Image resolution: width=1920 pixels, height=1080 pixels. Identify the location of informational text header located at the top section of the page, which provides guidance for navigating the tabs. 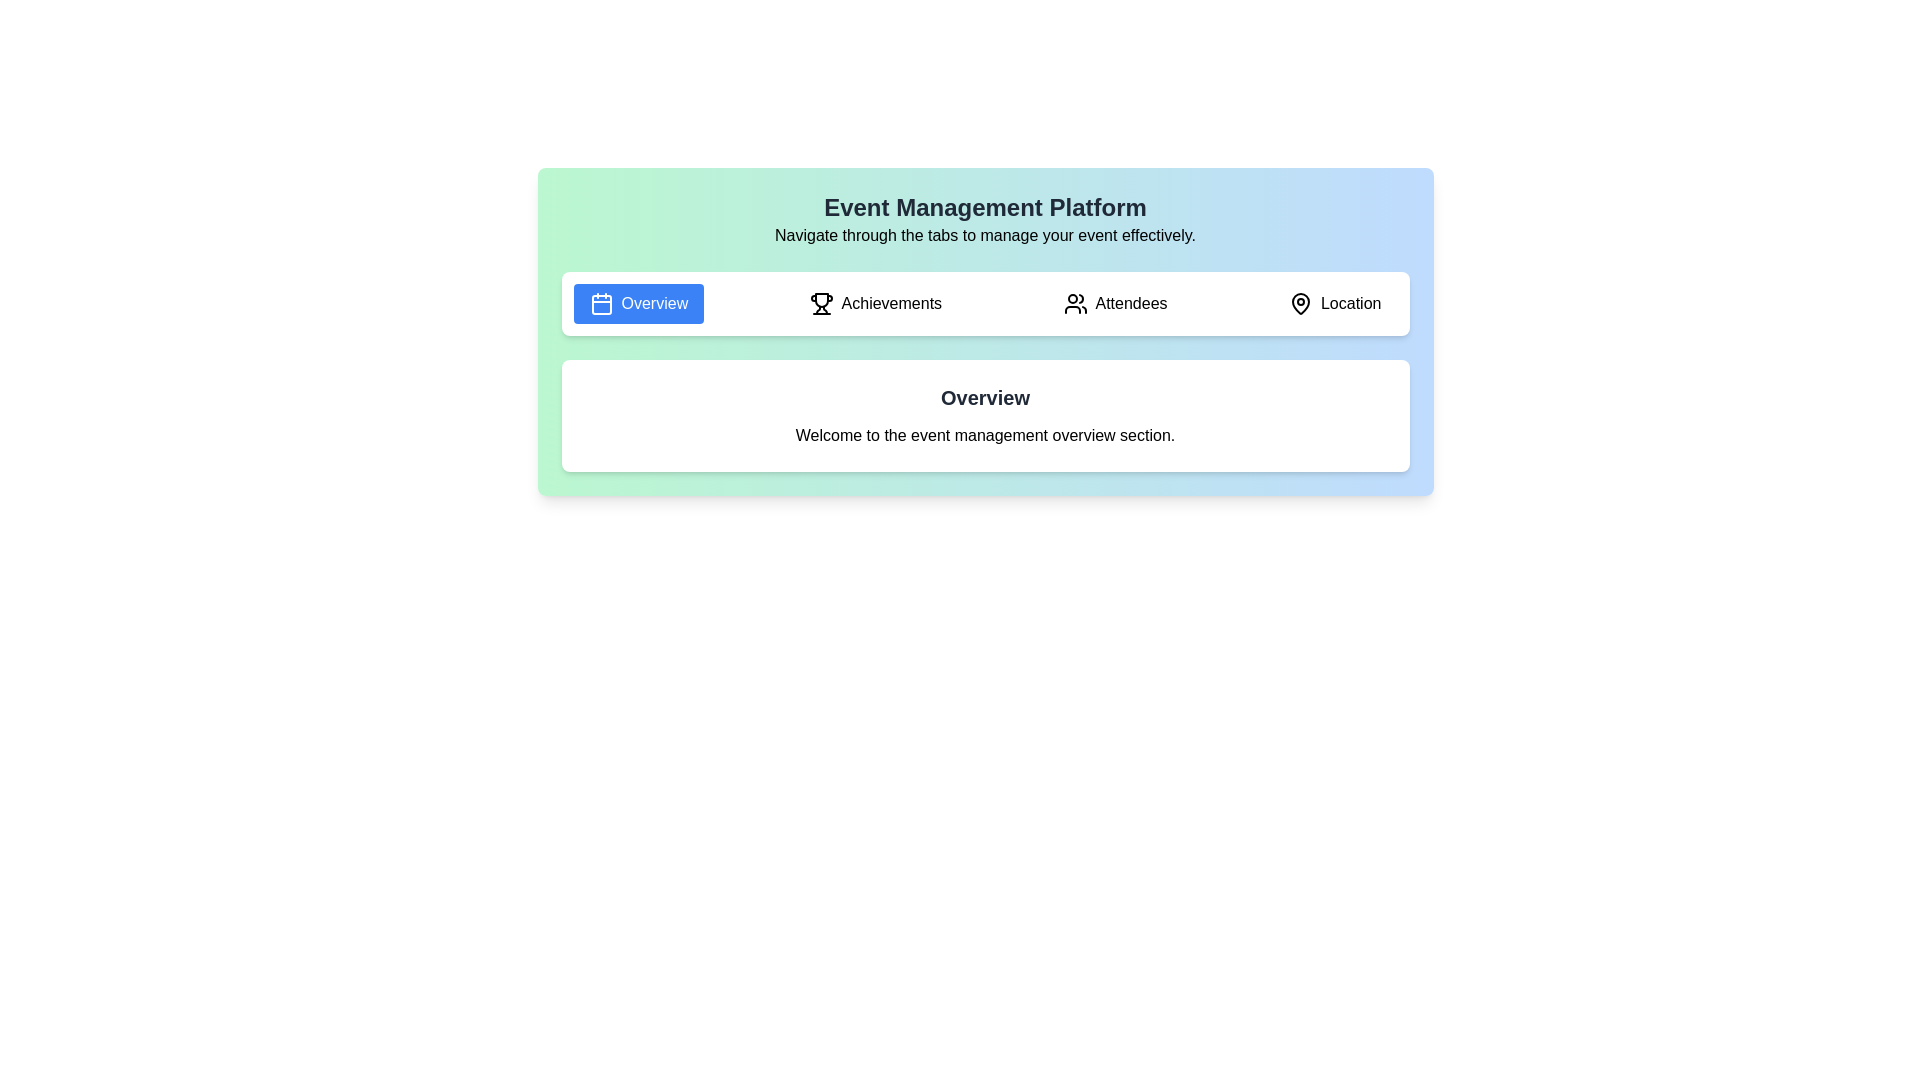
(985, 219).